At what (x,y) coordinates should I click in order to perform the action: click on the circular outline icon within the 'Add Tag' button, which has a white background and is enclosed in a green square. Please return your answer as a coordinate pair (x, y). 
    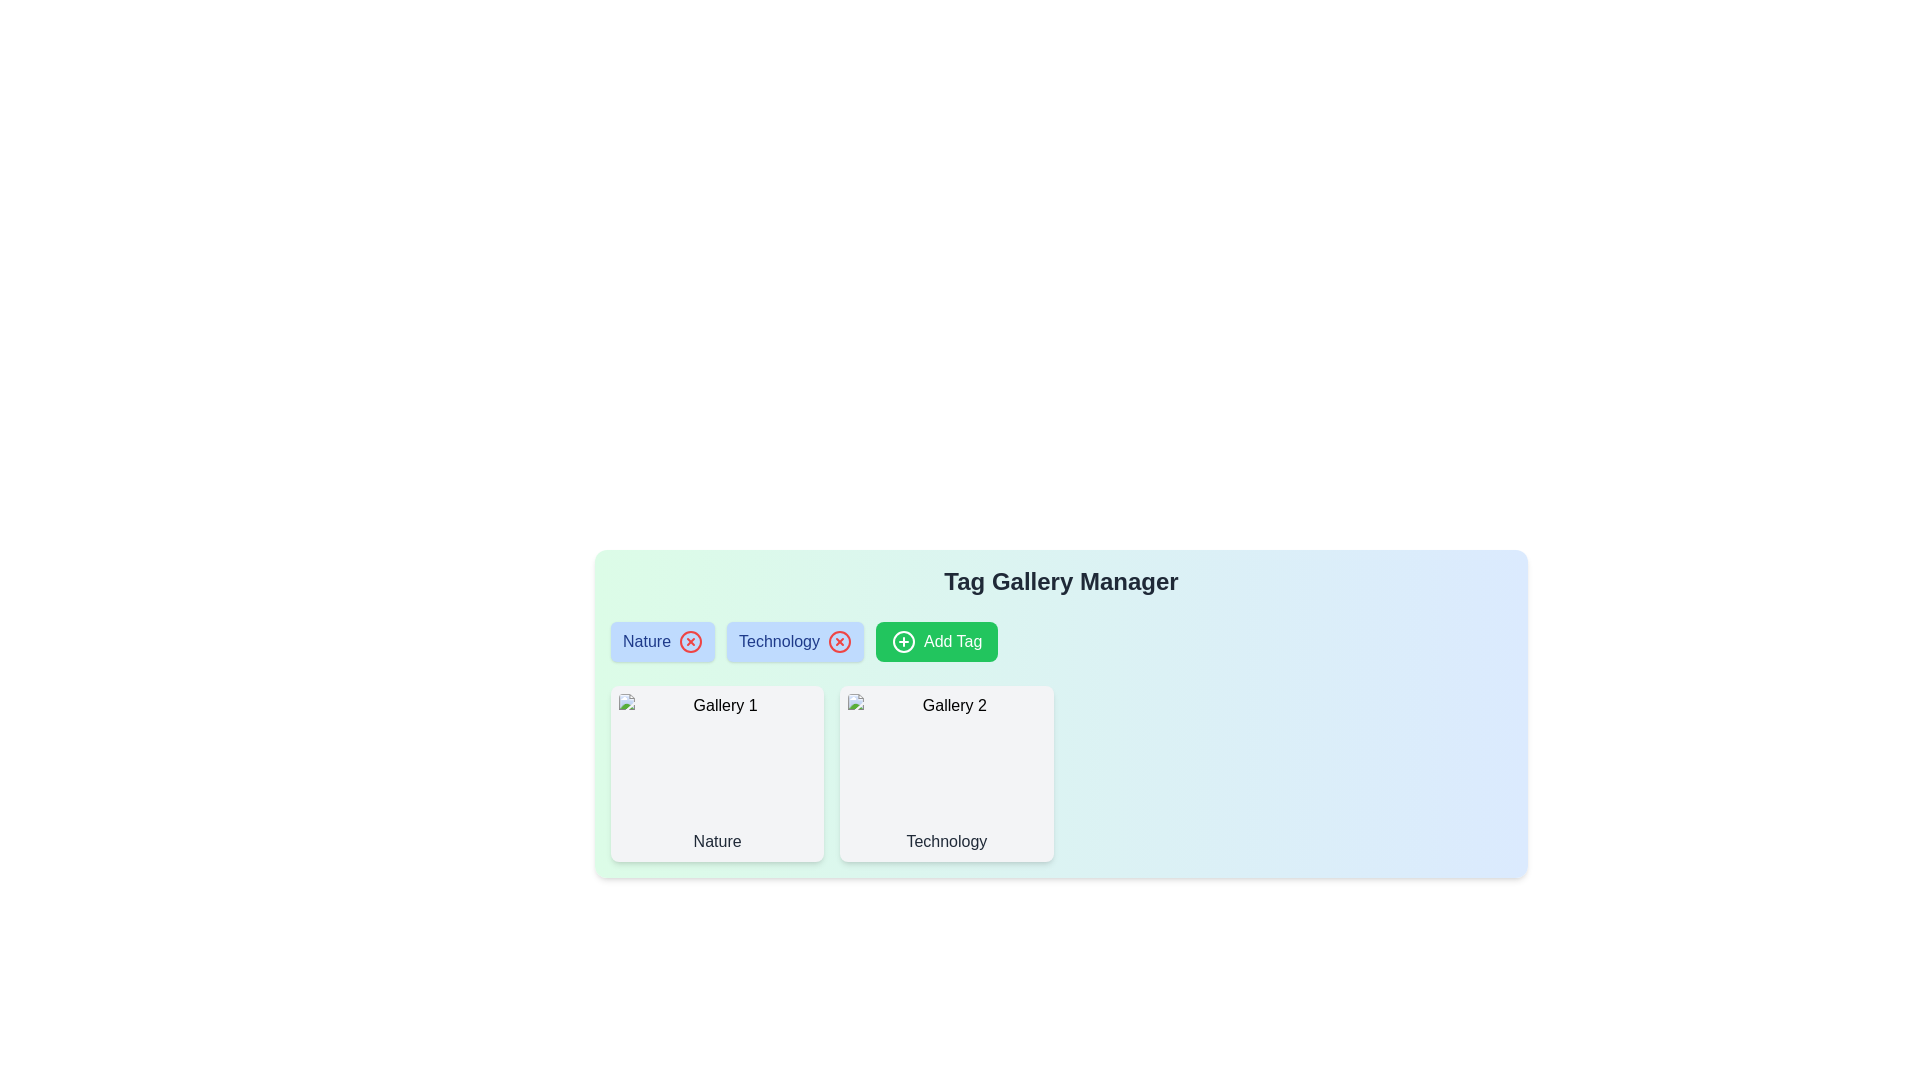
    Looking at the image, I should click on (902, 641).